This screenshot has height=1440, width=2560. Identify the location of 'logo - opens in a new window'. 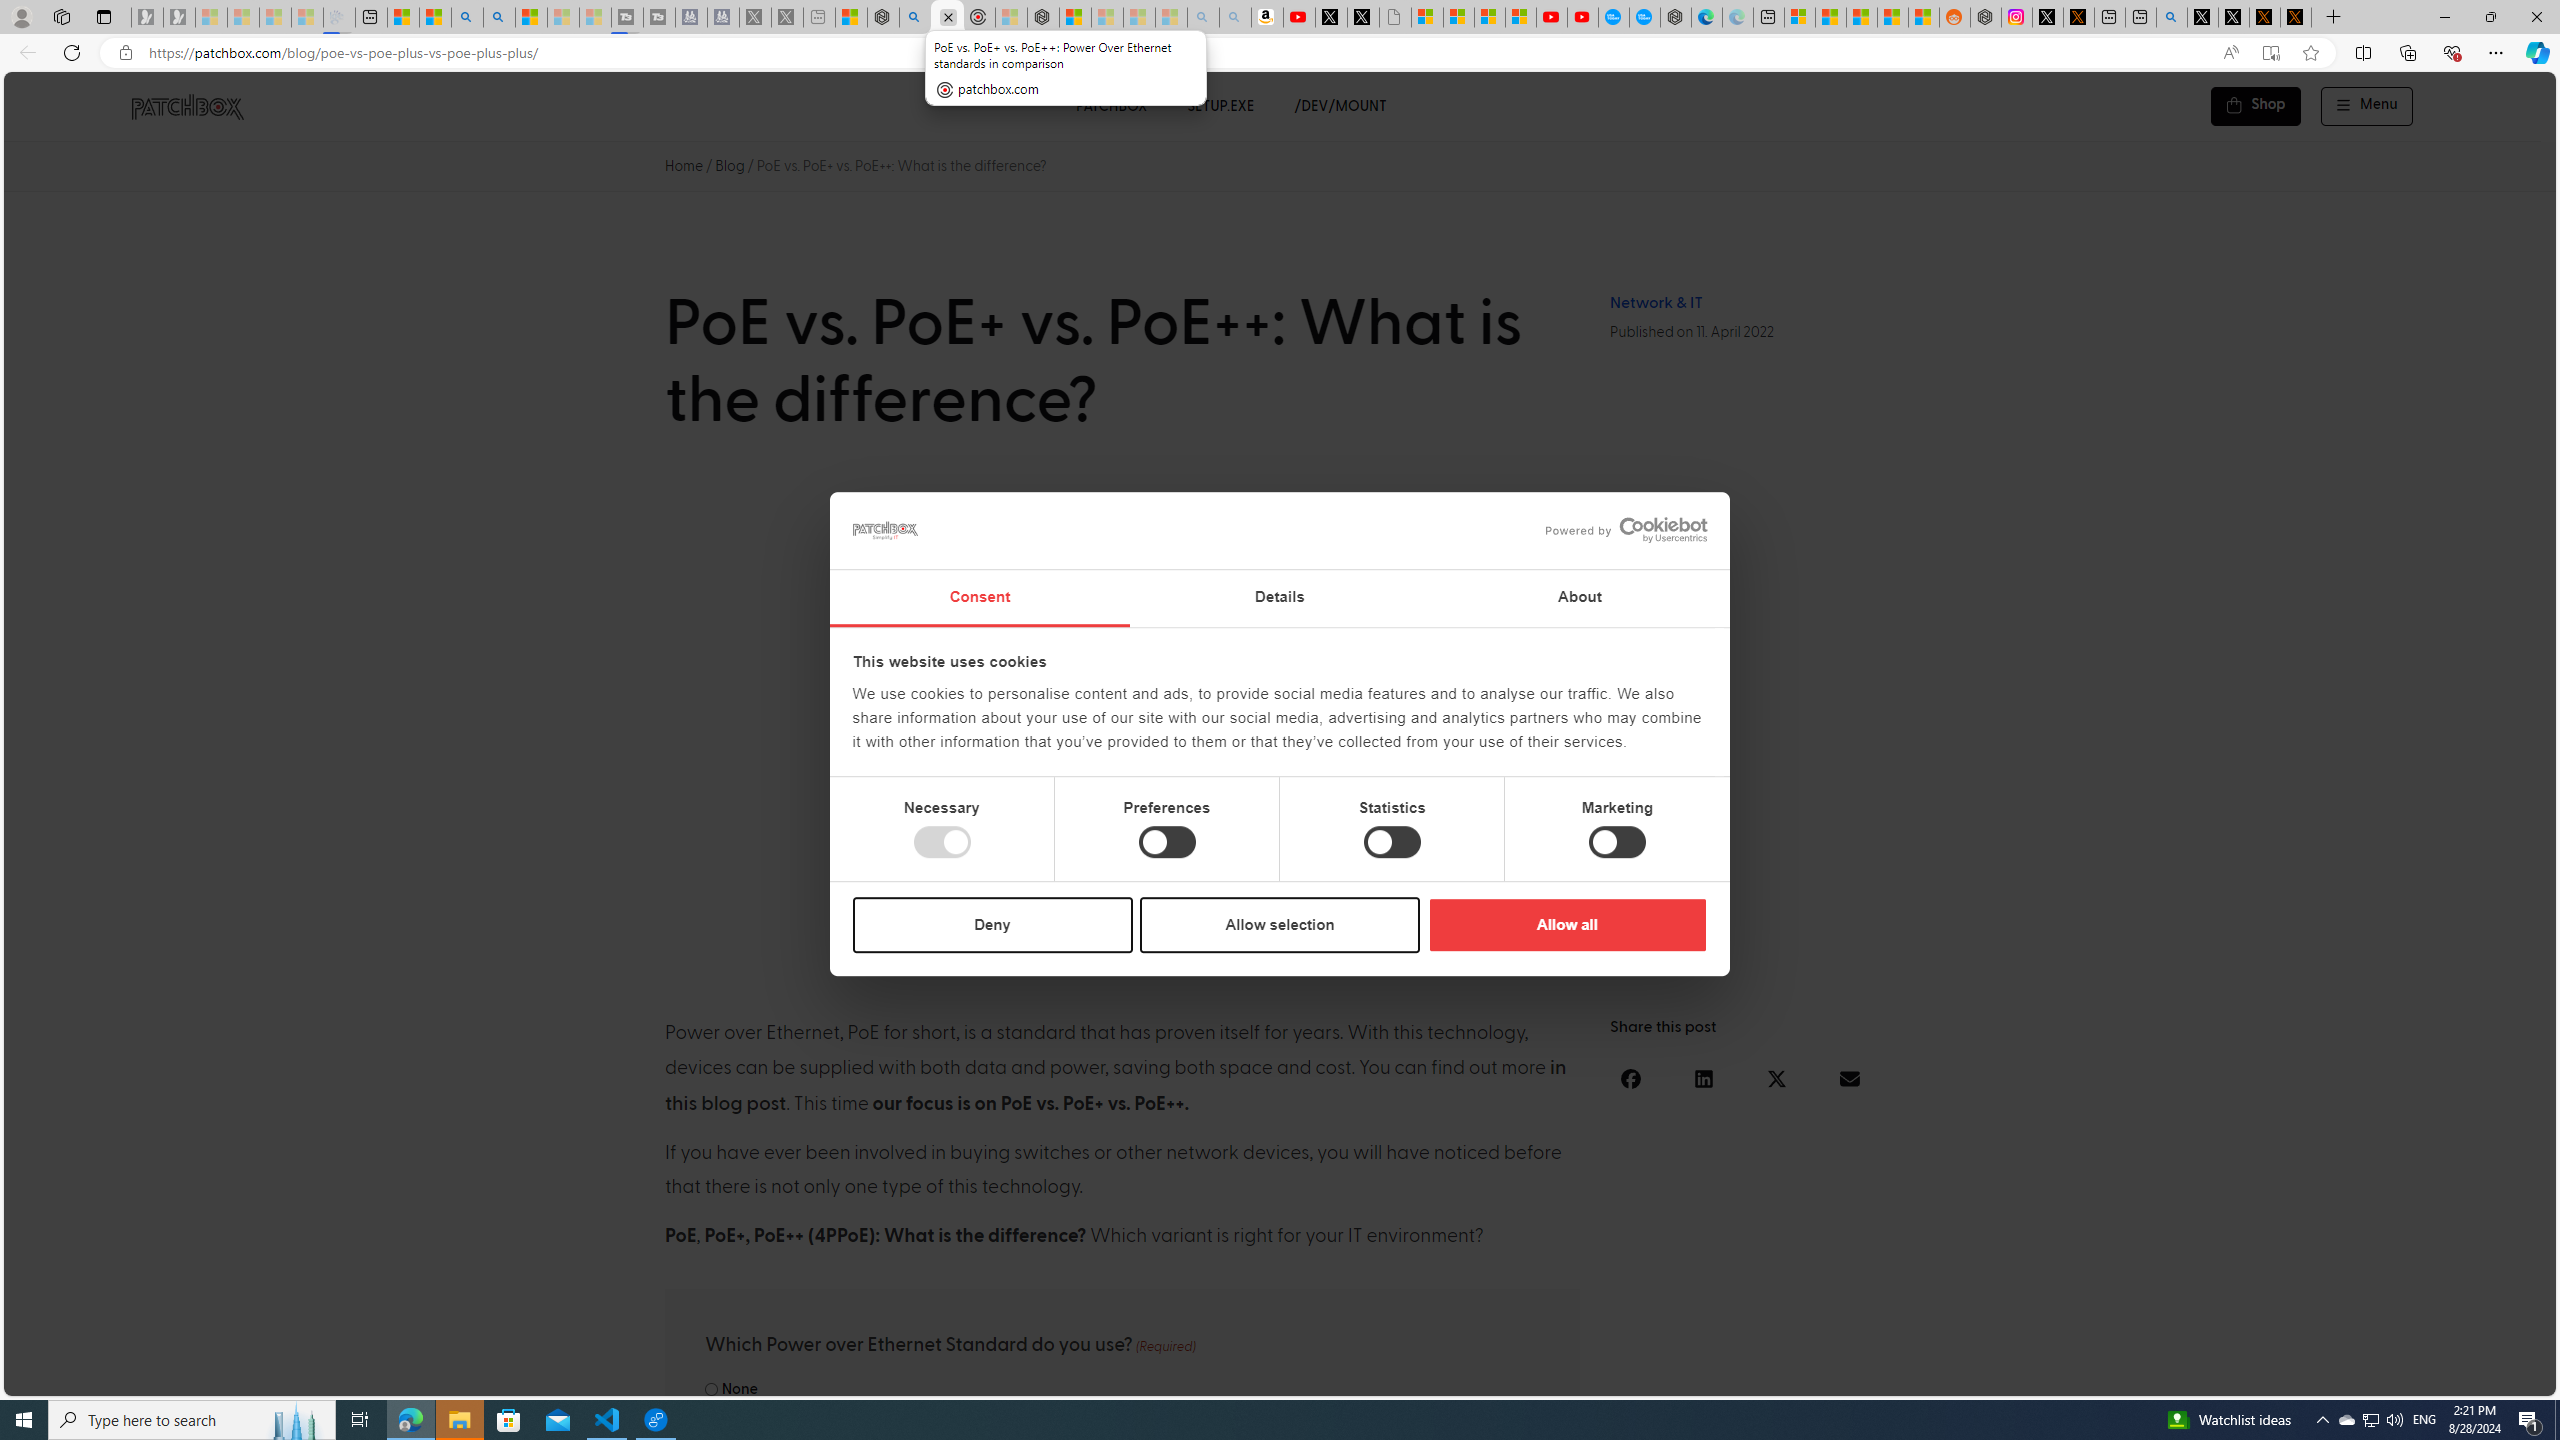
(1618, 529).